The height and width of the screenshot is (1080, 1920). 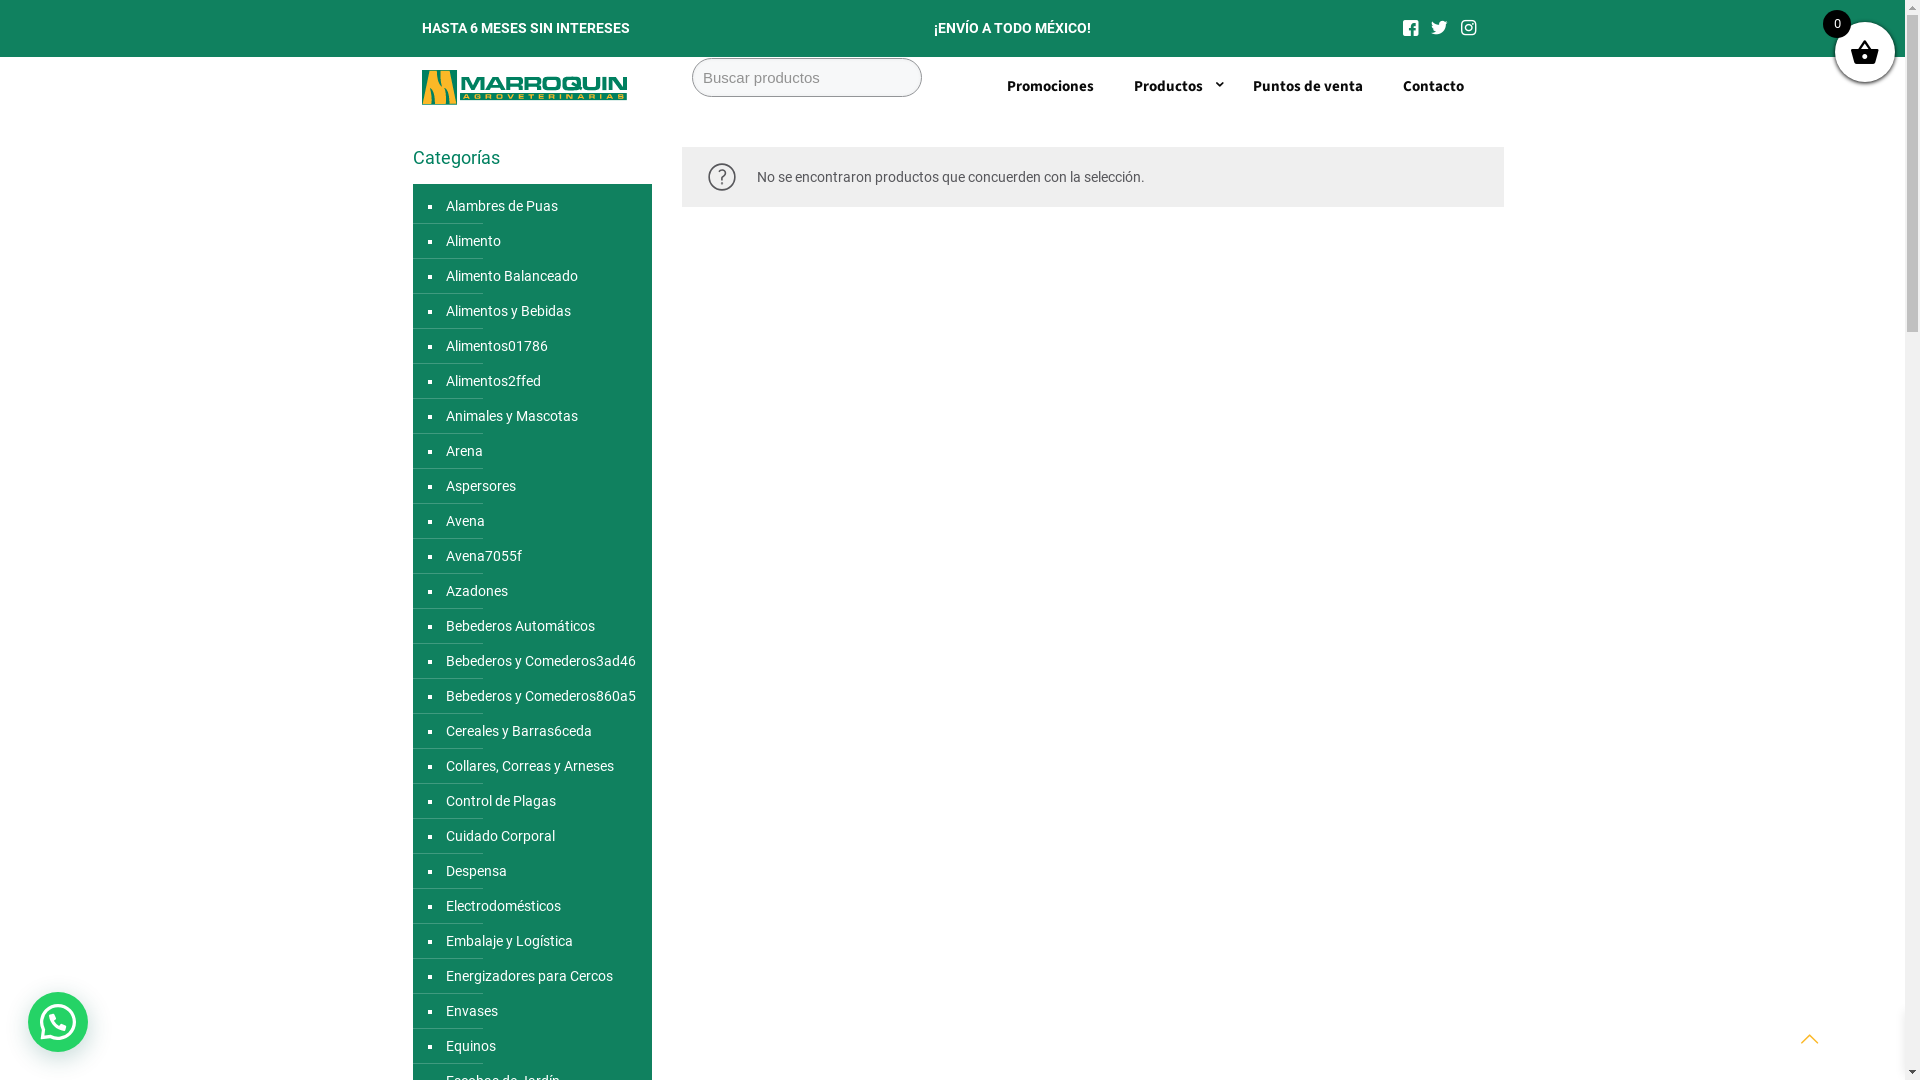 What do you see at coordinates (542, 695) in the screenshot?
I see `'Bebederos y Comederos860a5'` at bounding box center [542, 695].